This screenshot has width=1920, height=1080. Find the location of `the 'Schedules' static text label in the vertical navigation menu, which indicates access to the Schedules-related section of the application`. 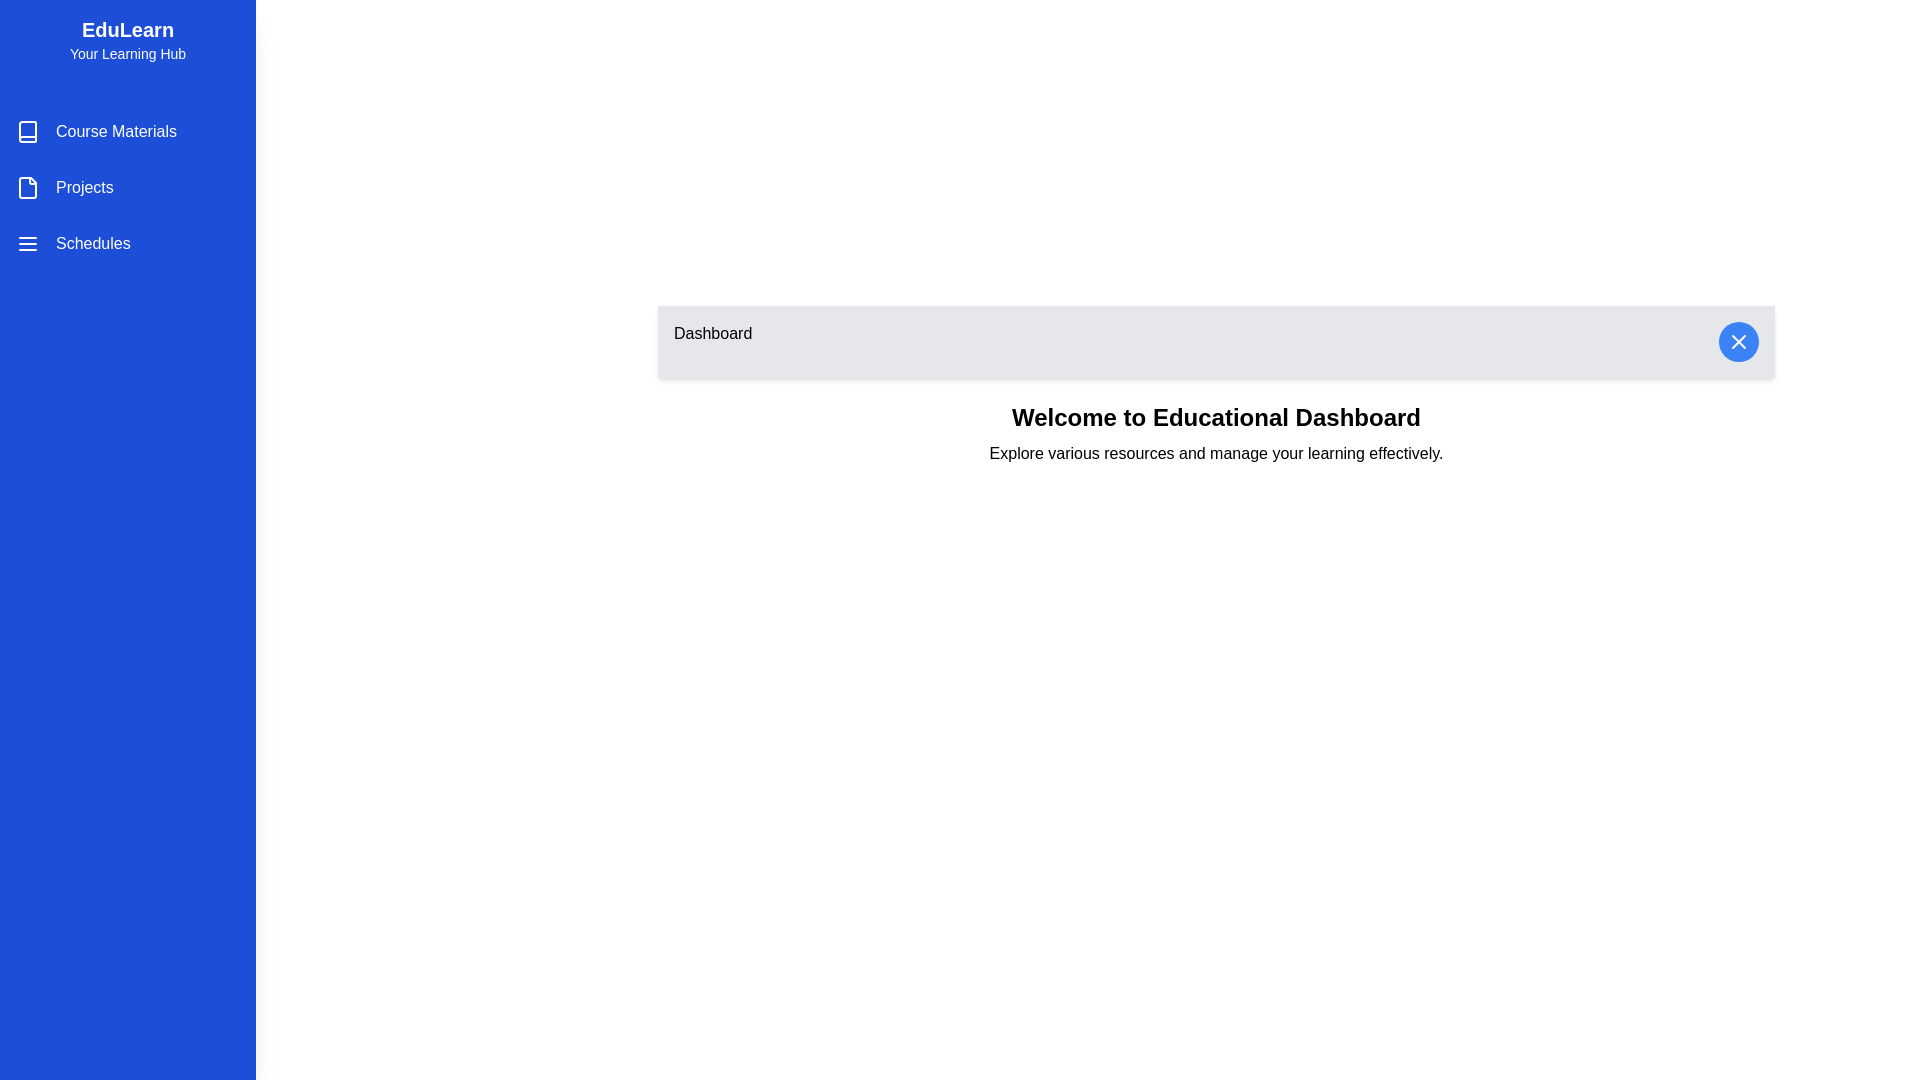

the 'Schedules' static text label in the vertical navigation menu, which indicates access to the Schedules-related section of the application is located at coordinates (92, 242).